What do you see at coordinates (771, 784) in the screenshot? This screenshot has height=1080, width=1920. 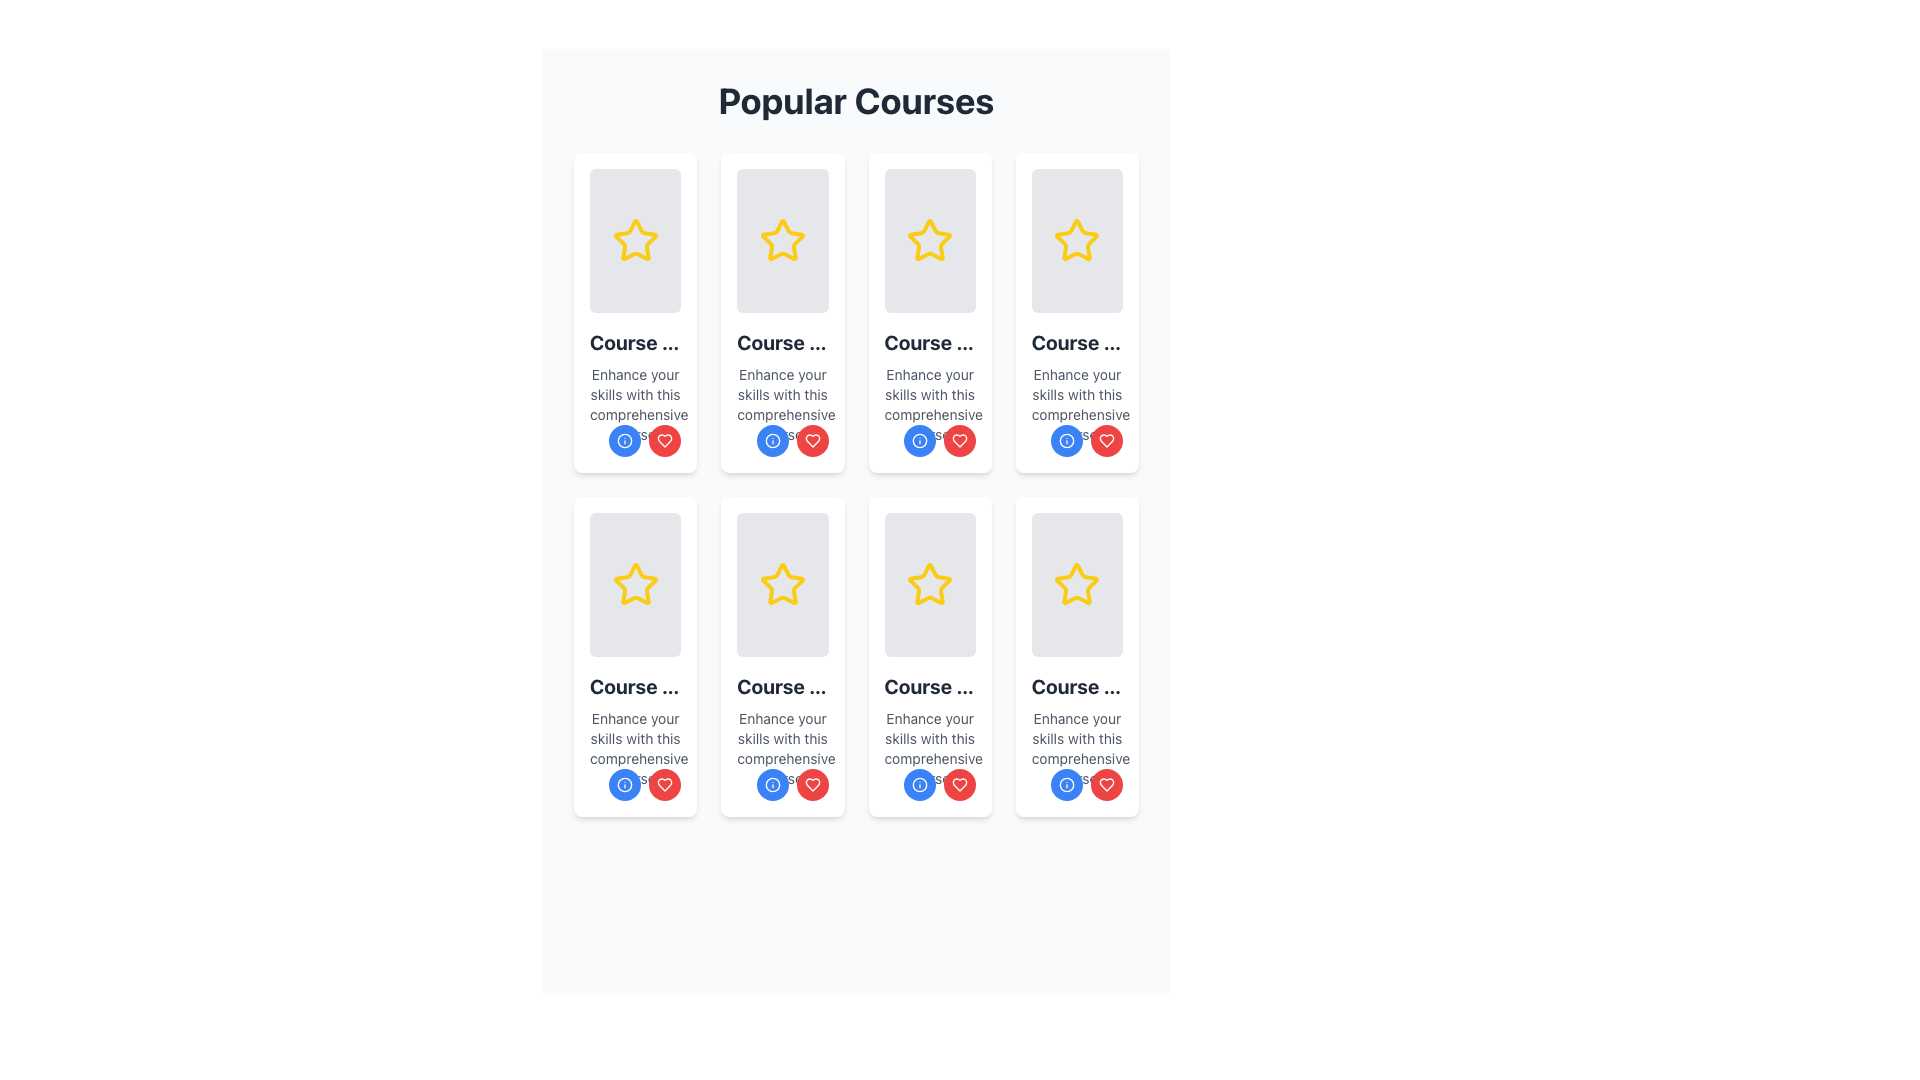 I see `circular graphic element defined by a solid line within the SVG icon located in the 'Popular Courses' section of the card layout` at bounding box center [771, 784].